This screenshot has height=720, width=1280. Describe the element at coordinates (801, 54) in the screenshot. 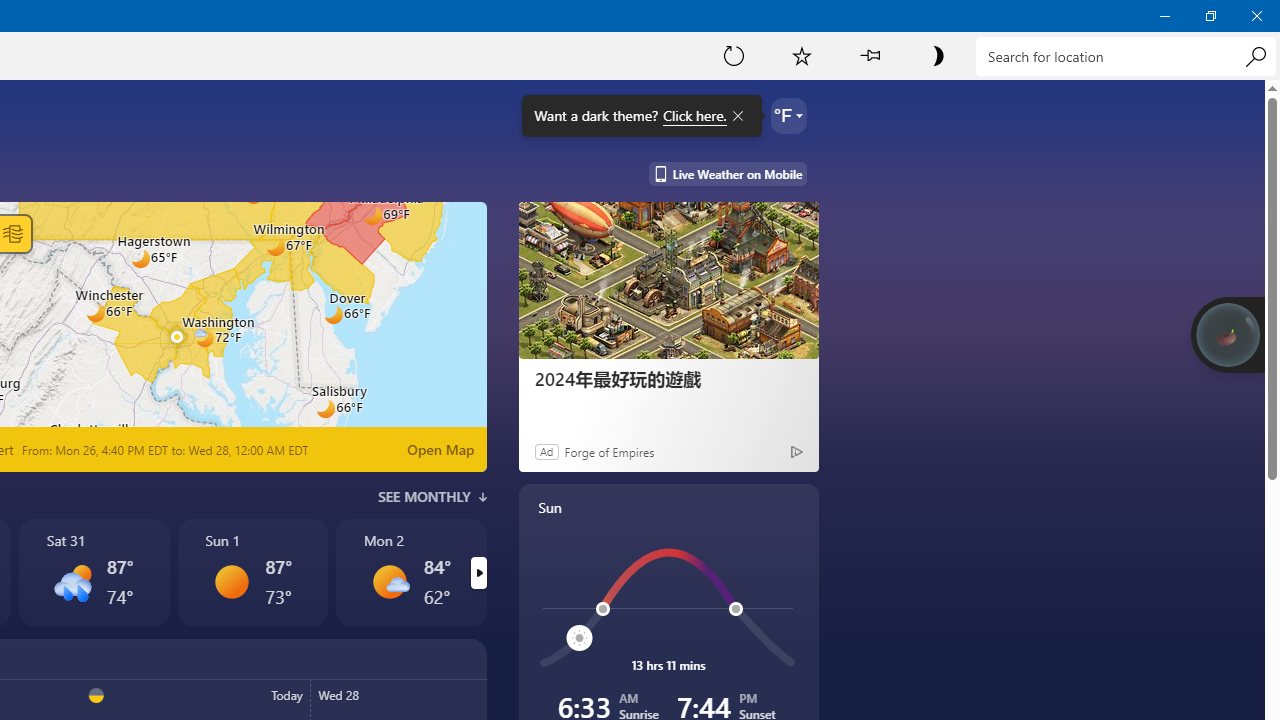

I see `'Add to Favorites'` at that location.